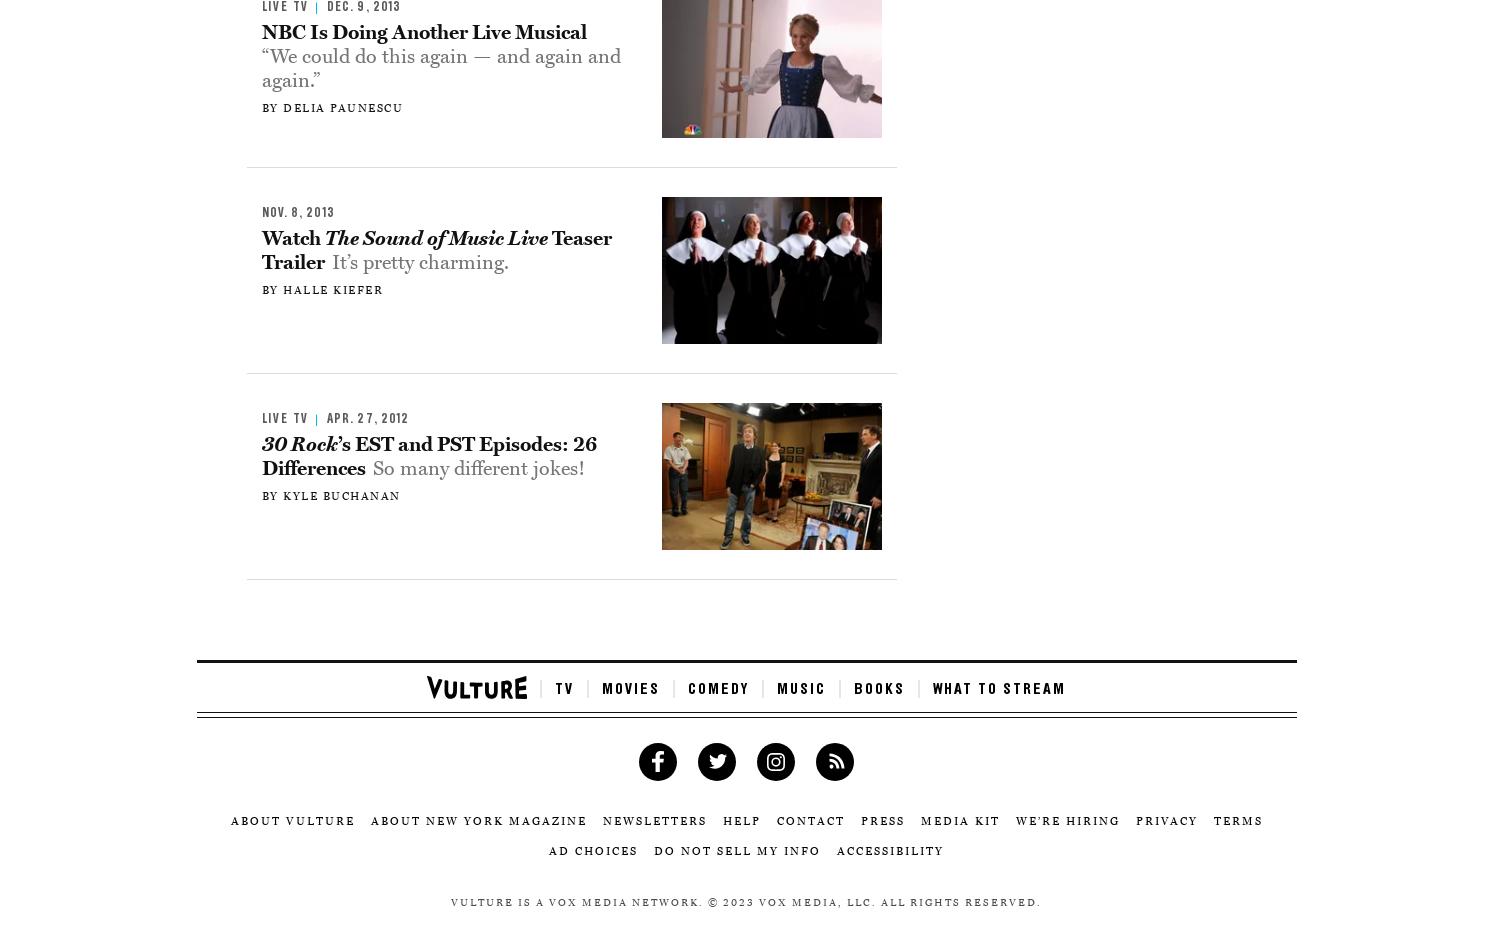  What do you see at coordinates (739, 819) in the screenshot?
I see `'Help'` at bounding box center [739, 819].